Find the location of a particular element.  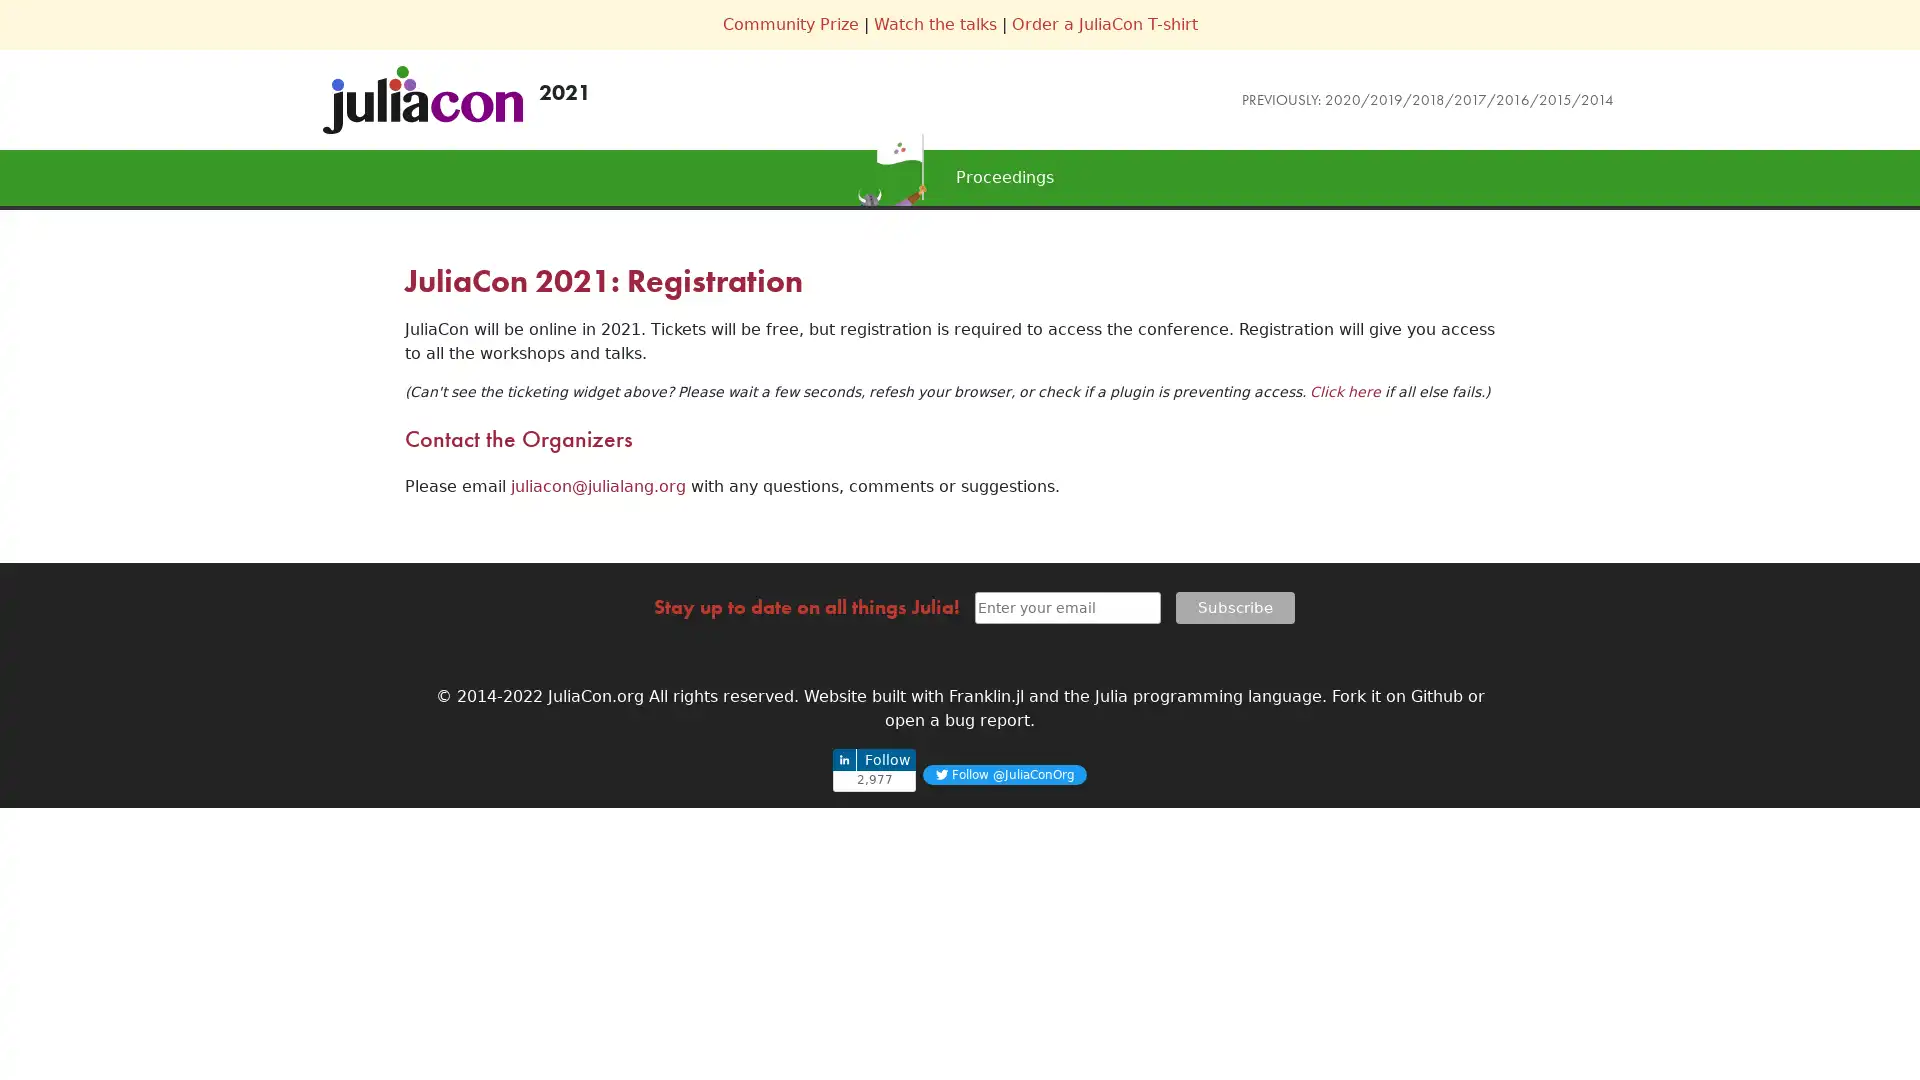

Subscribe is located at coordinates (1233, 605).